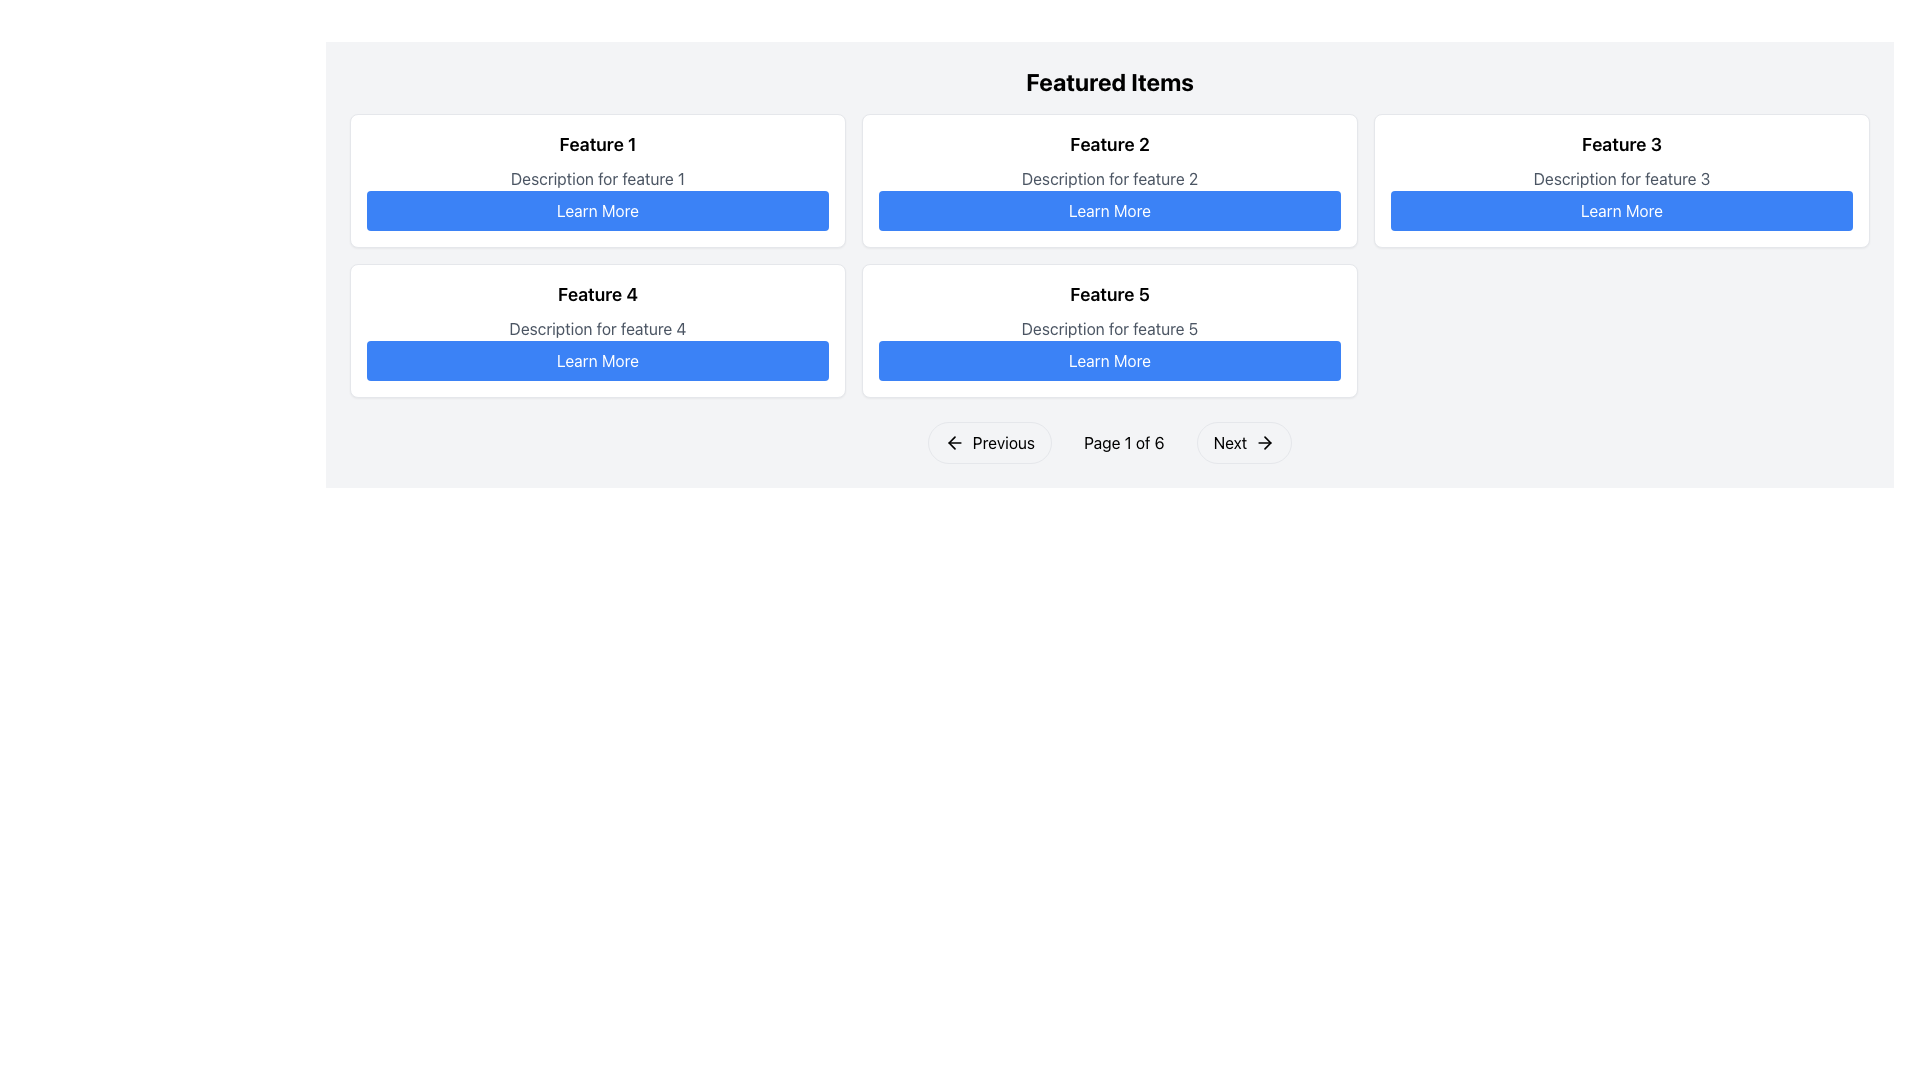 The height and width of the screenshot is (1080, 1920). What do you see at coordinates (1108, 80) in the screenshot?
I see `the Text Header element that serves as the title for the content section, indicating the focus or theme of the section below` at bounding box center [1108, 80].